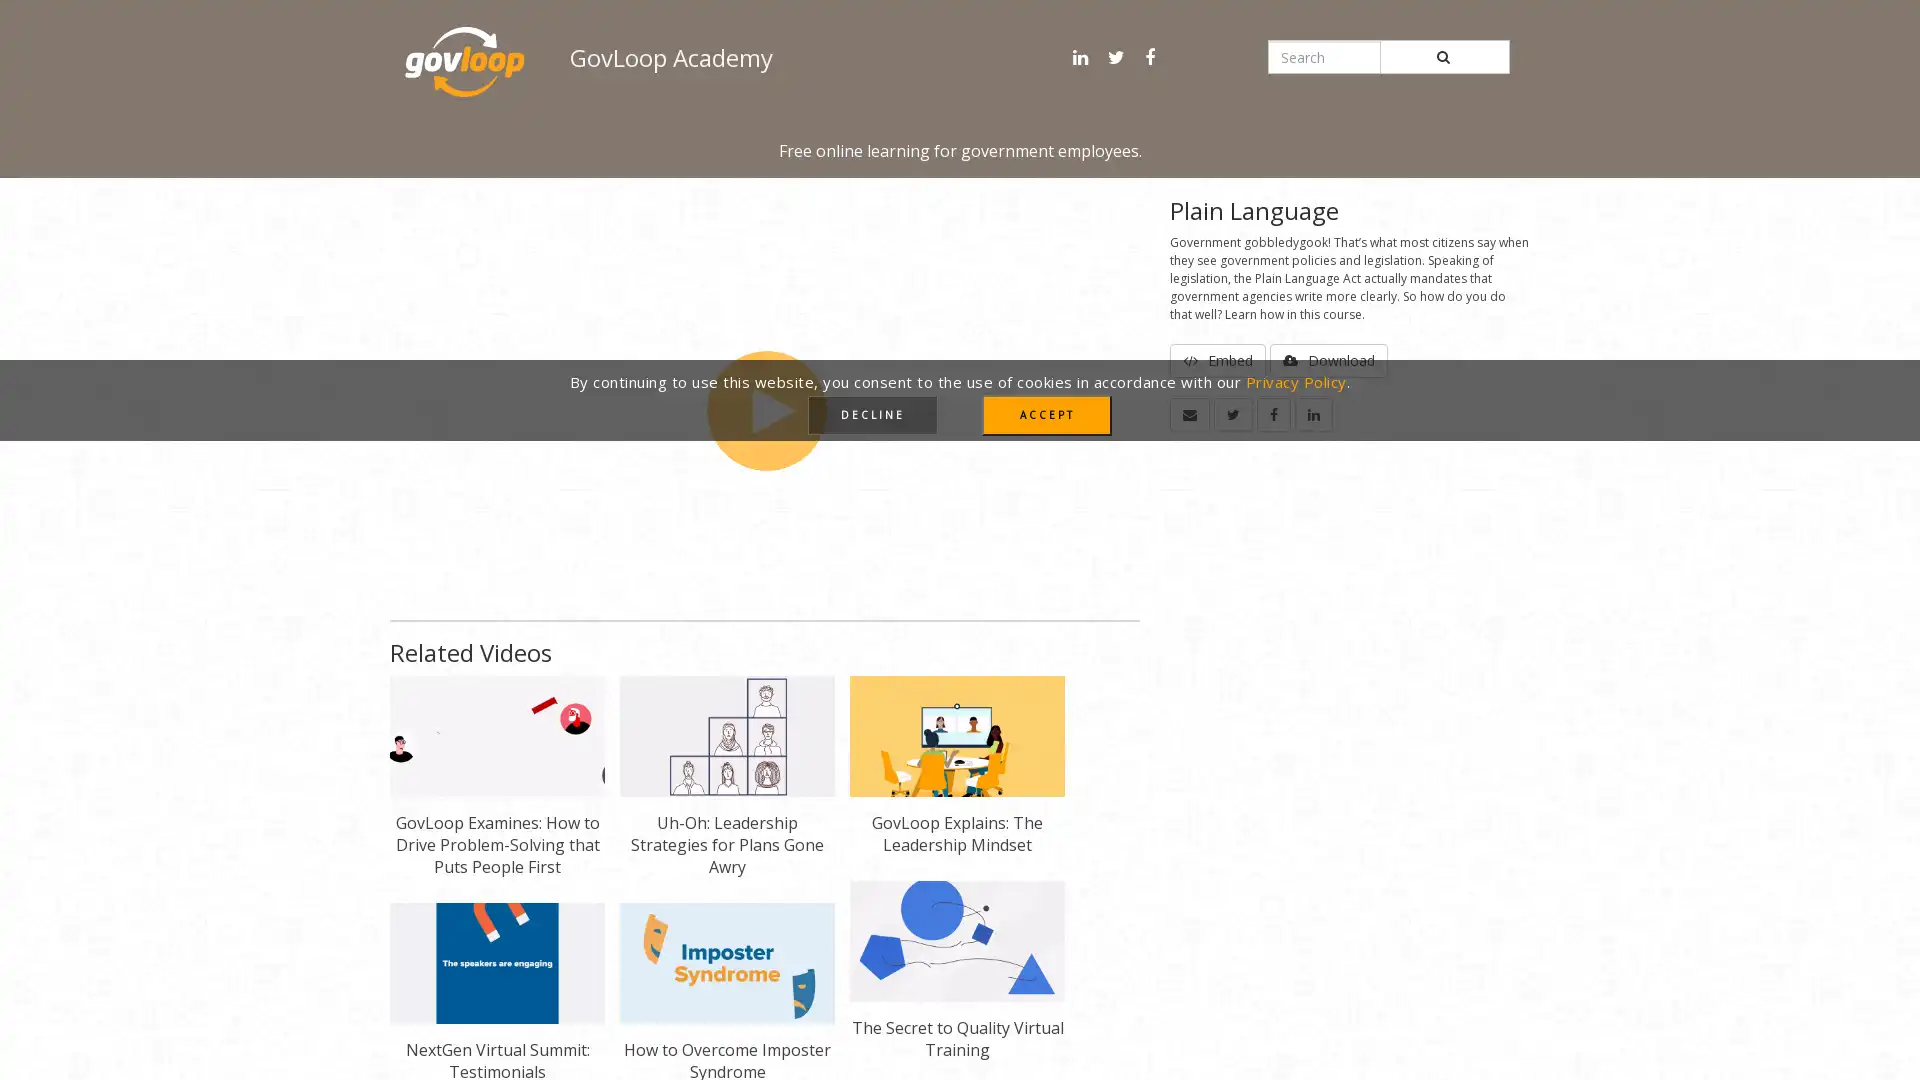  What do you see at coordinates (1190, 414) in the screenshot?
I see `Share by email` at bounding box center [1190, 414].